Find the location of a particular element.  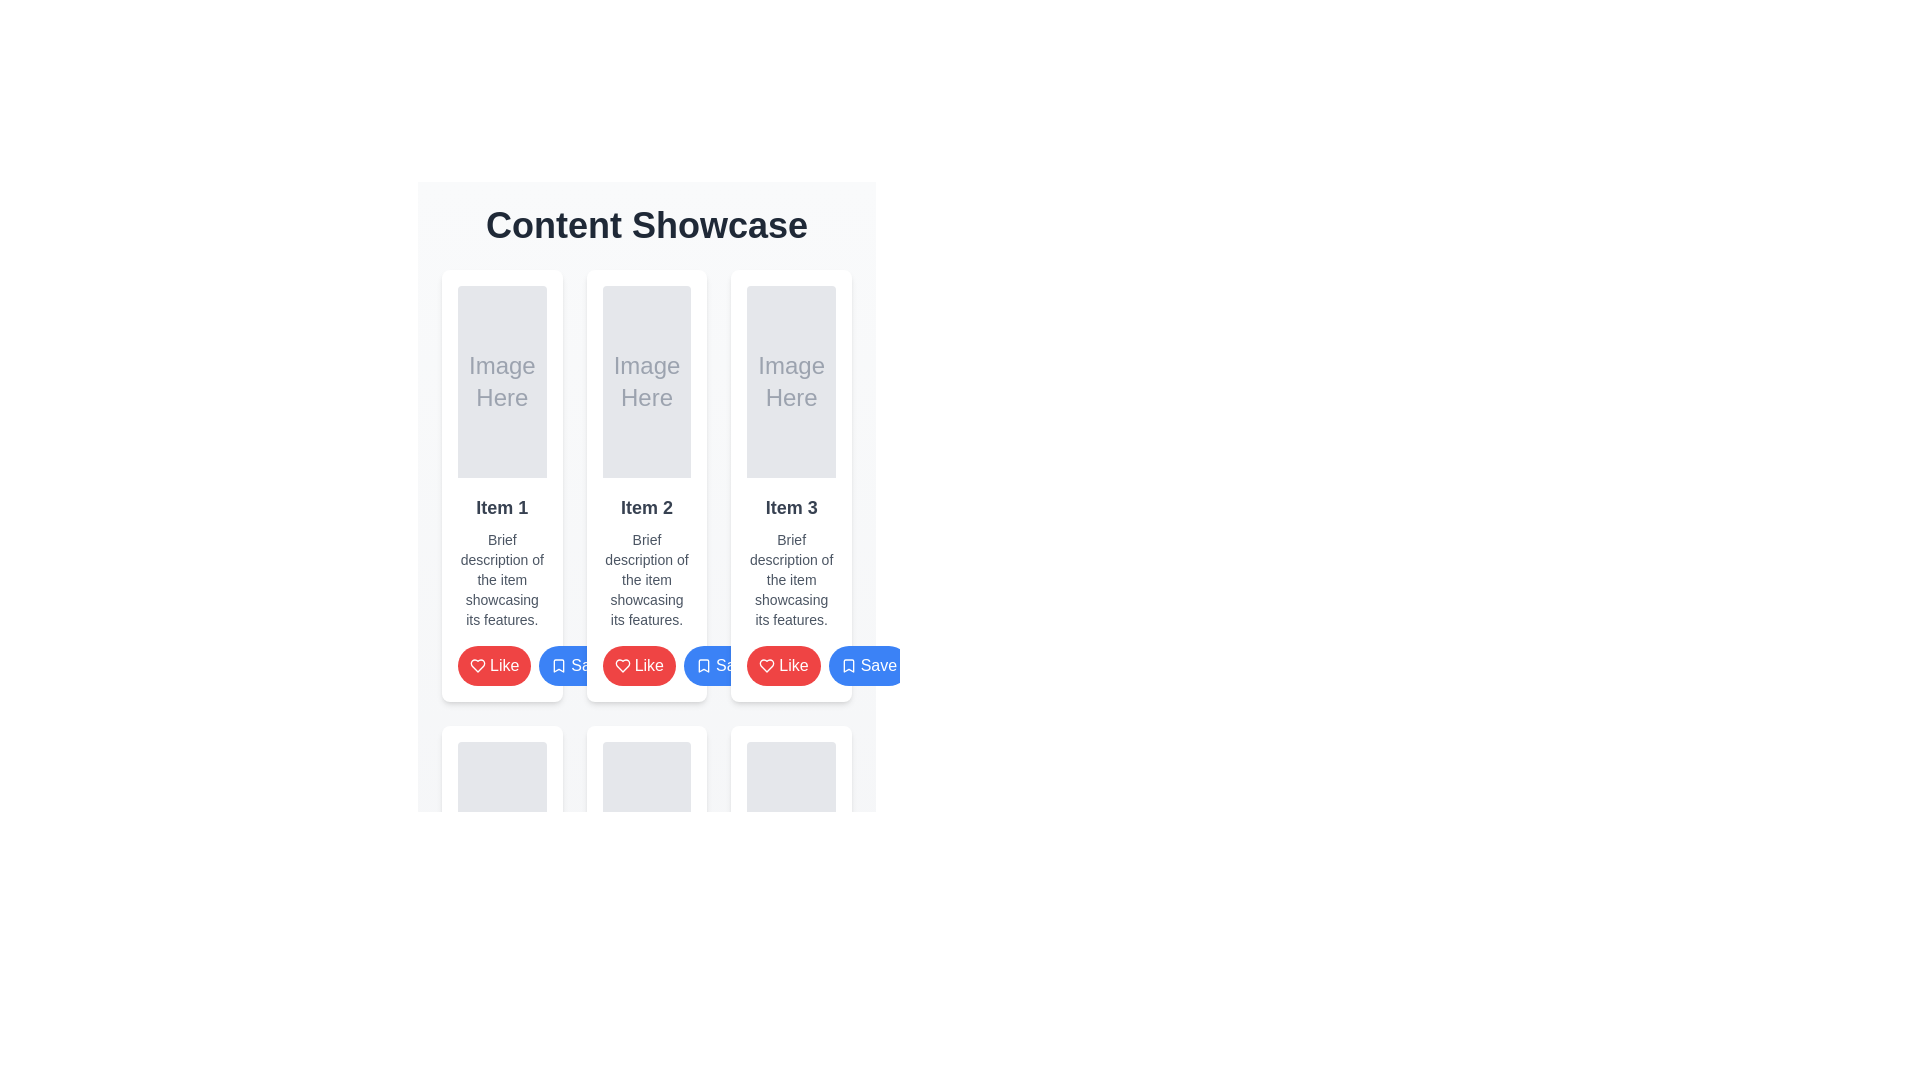

the static text block that reads 'Brief description of the item showcasing its features.', located below the heading 'Item 2' in the second card is located at coordinates (647, 579).